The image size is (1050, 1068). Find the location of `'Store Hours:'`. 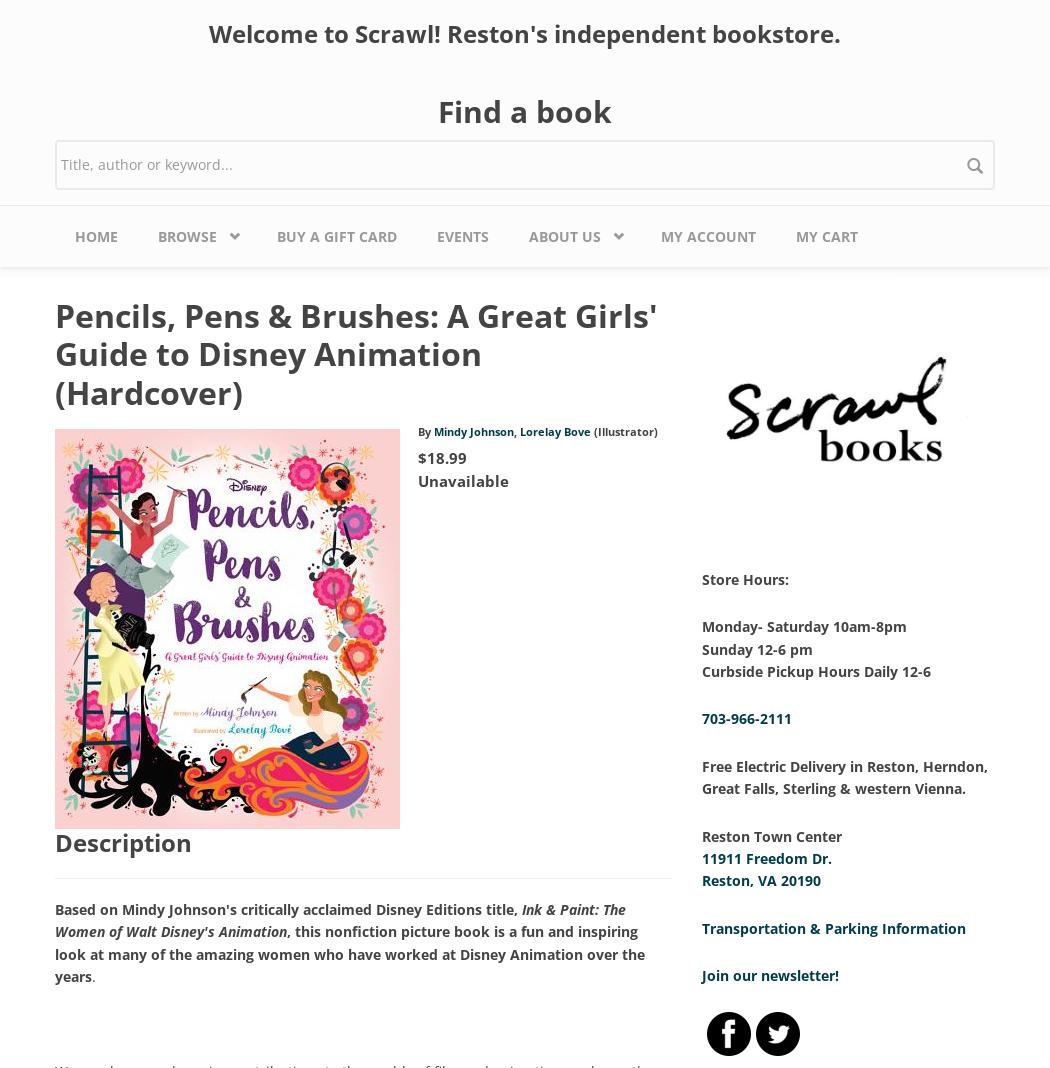

'Store Hours:' is located at coordinates (743, 577).